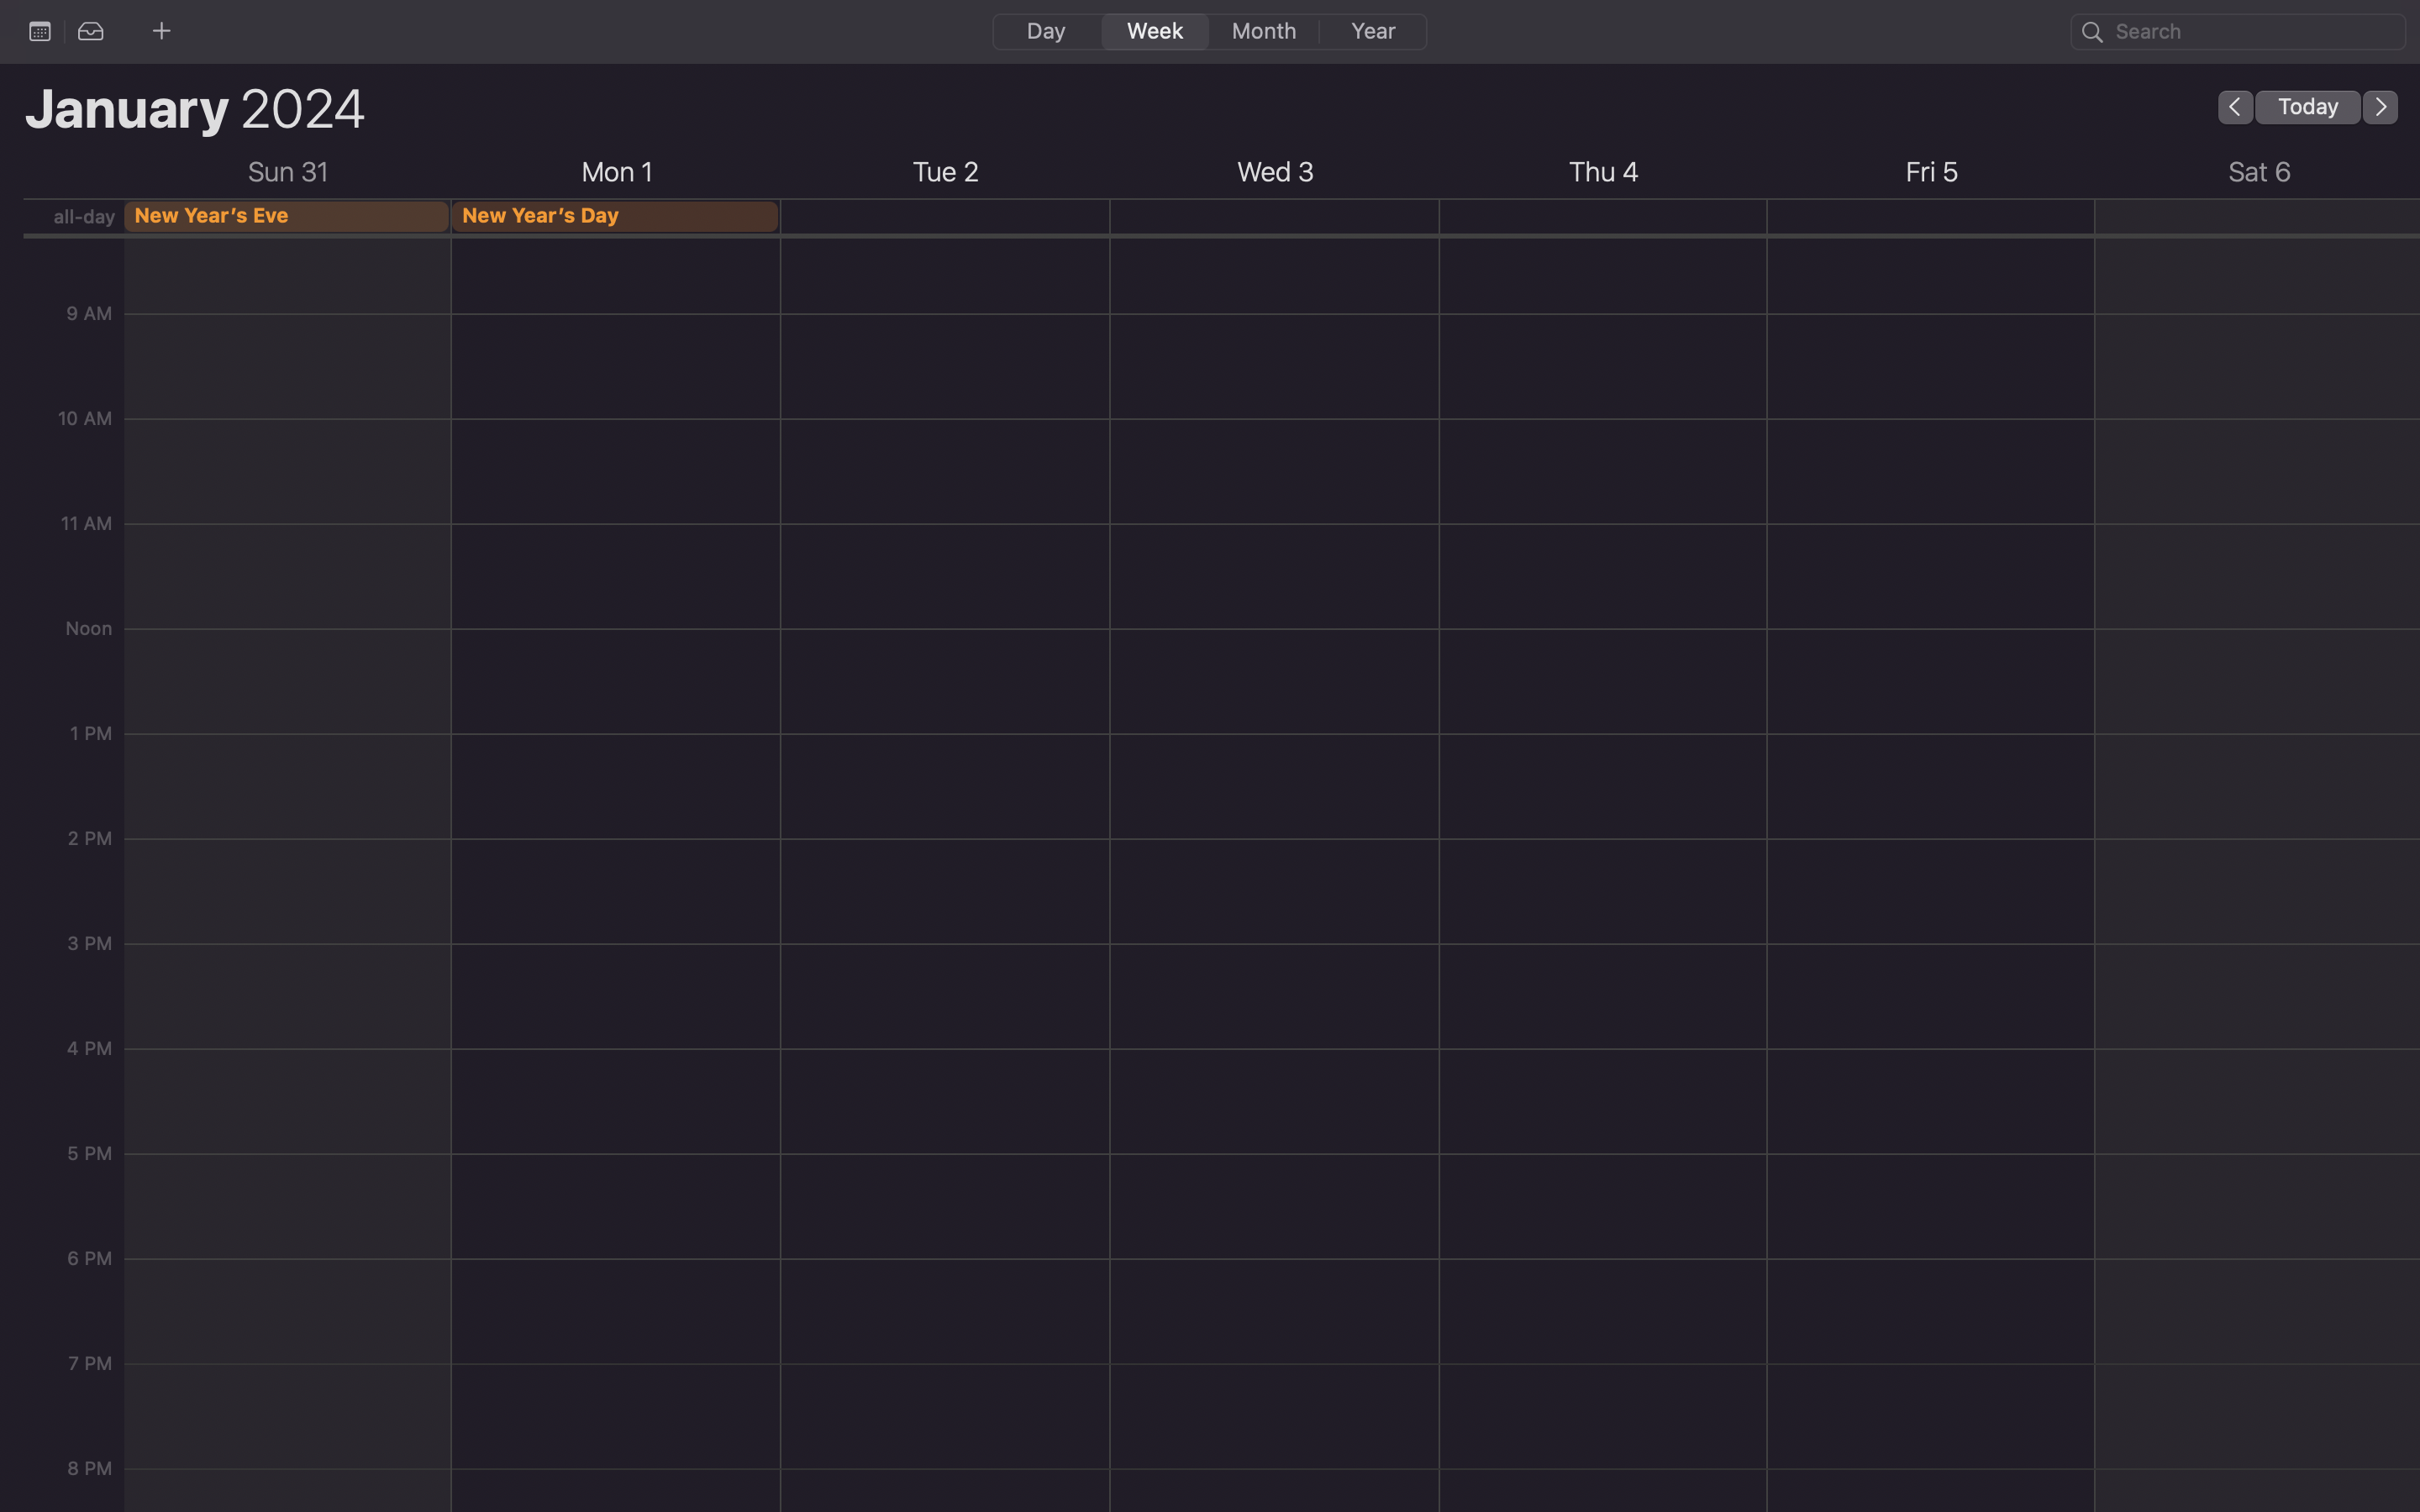  What do you see at coordinates (160, 29) in the screenshot?
I see `the plus icon to swiftly add an event` at bounding box center [160, 29].